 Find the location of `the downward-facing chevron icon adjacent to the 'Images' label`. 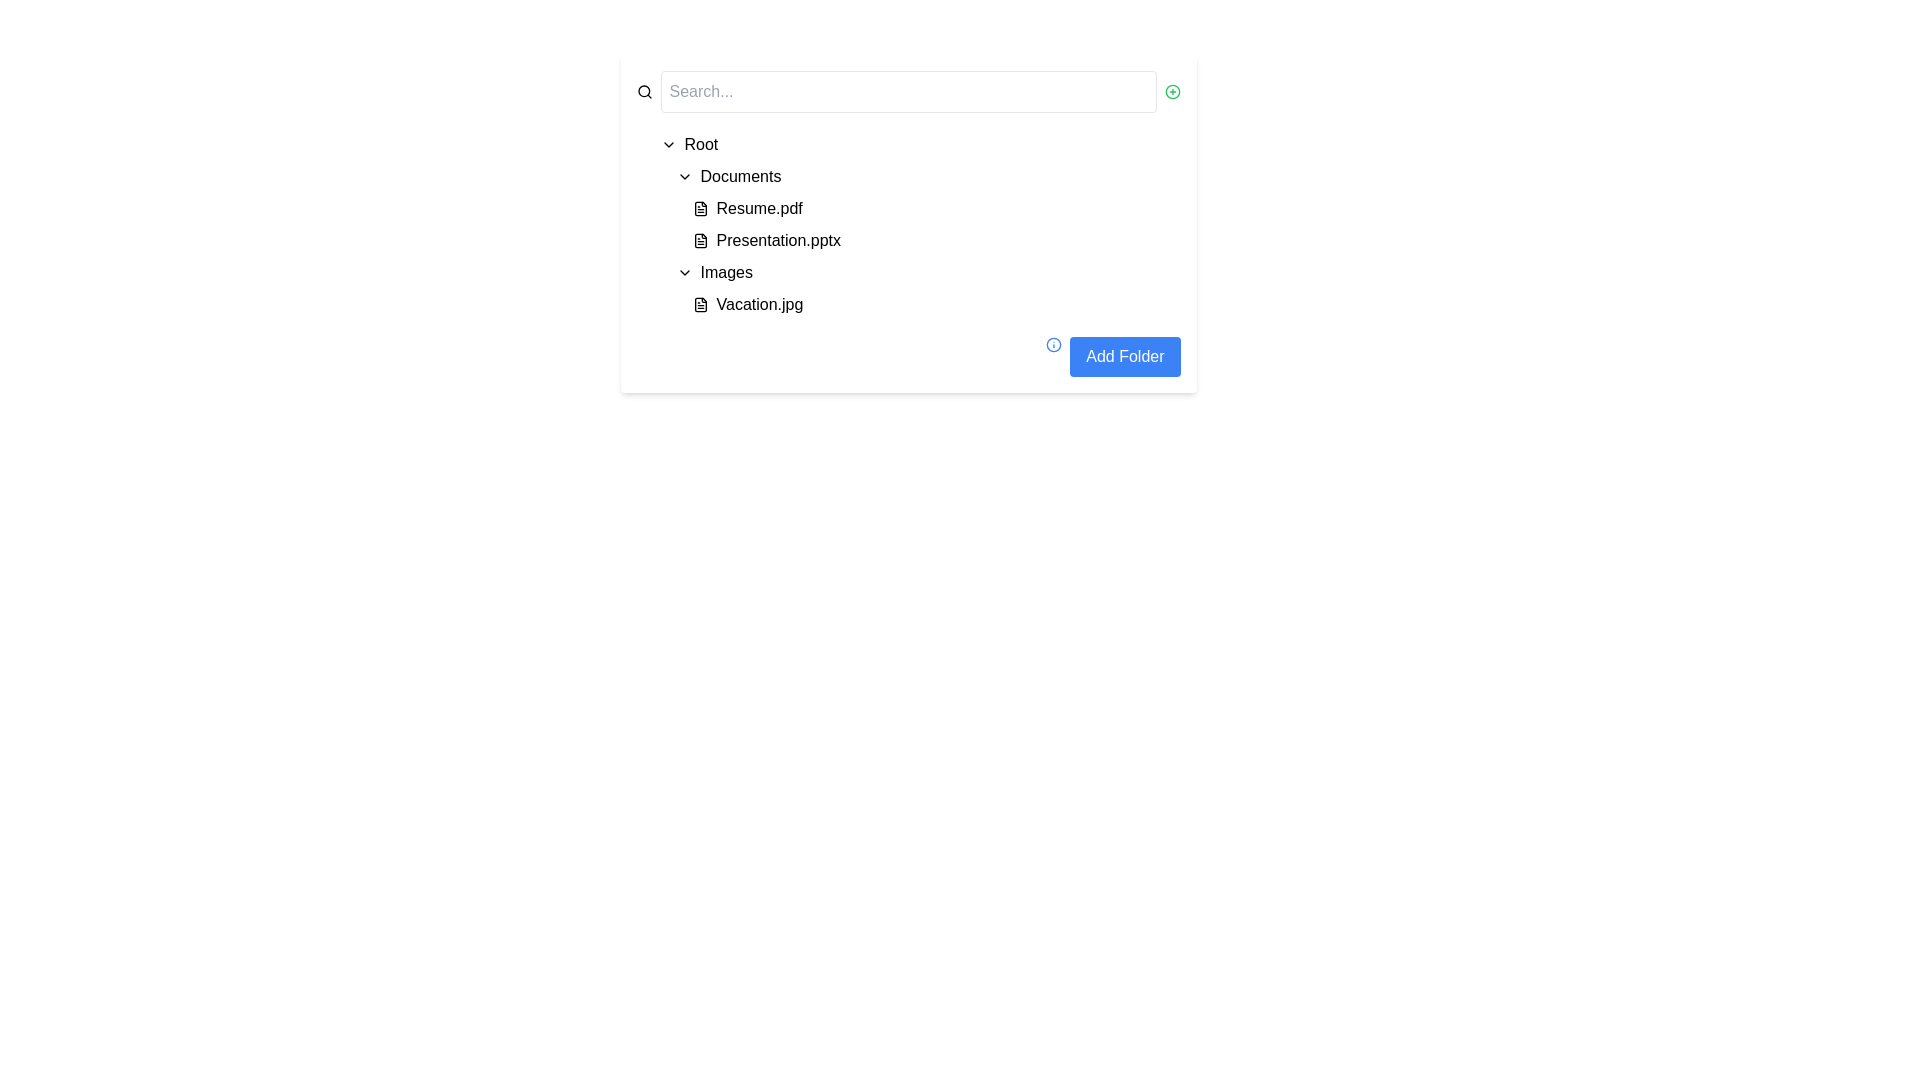

the downward-facing chevron icon adjacent to the 'Images' label is located at coordinates (684, 273).